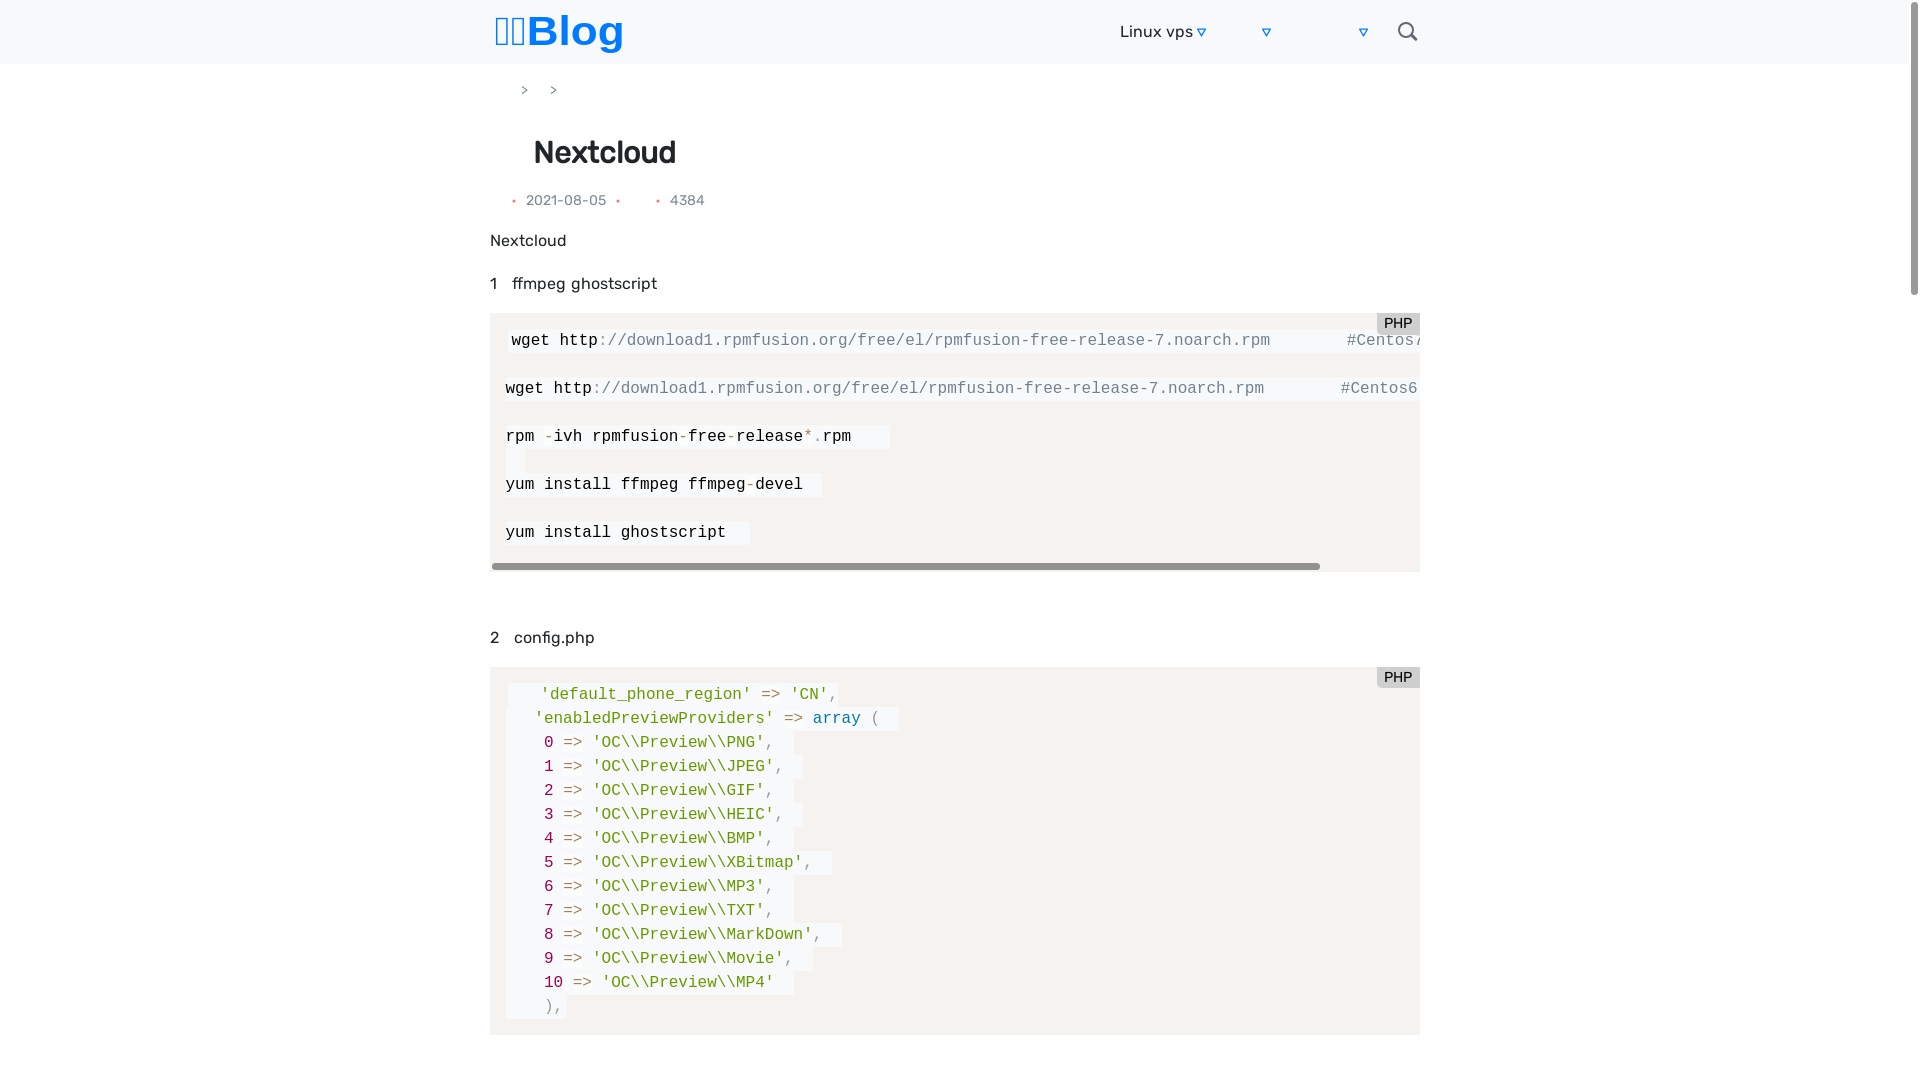 Image resolution: width=1920 pixels, height=1080 pixels. What do you see at coordinates (1118, 31) in the screenshot?
I see `'Linux vps'` at bounding box center [1118, 31].